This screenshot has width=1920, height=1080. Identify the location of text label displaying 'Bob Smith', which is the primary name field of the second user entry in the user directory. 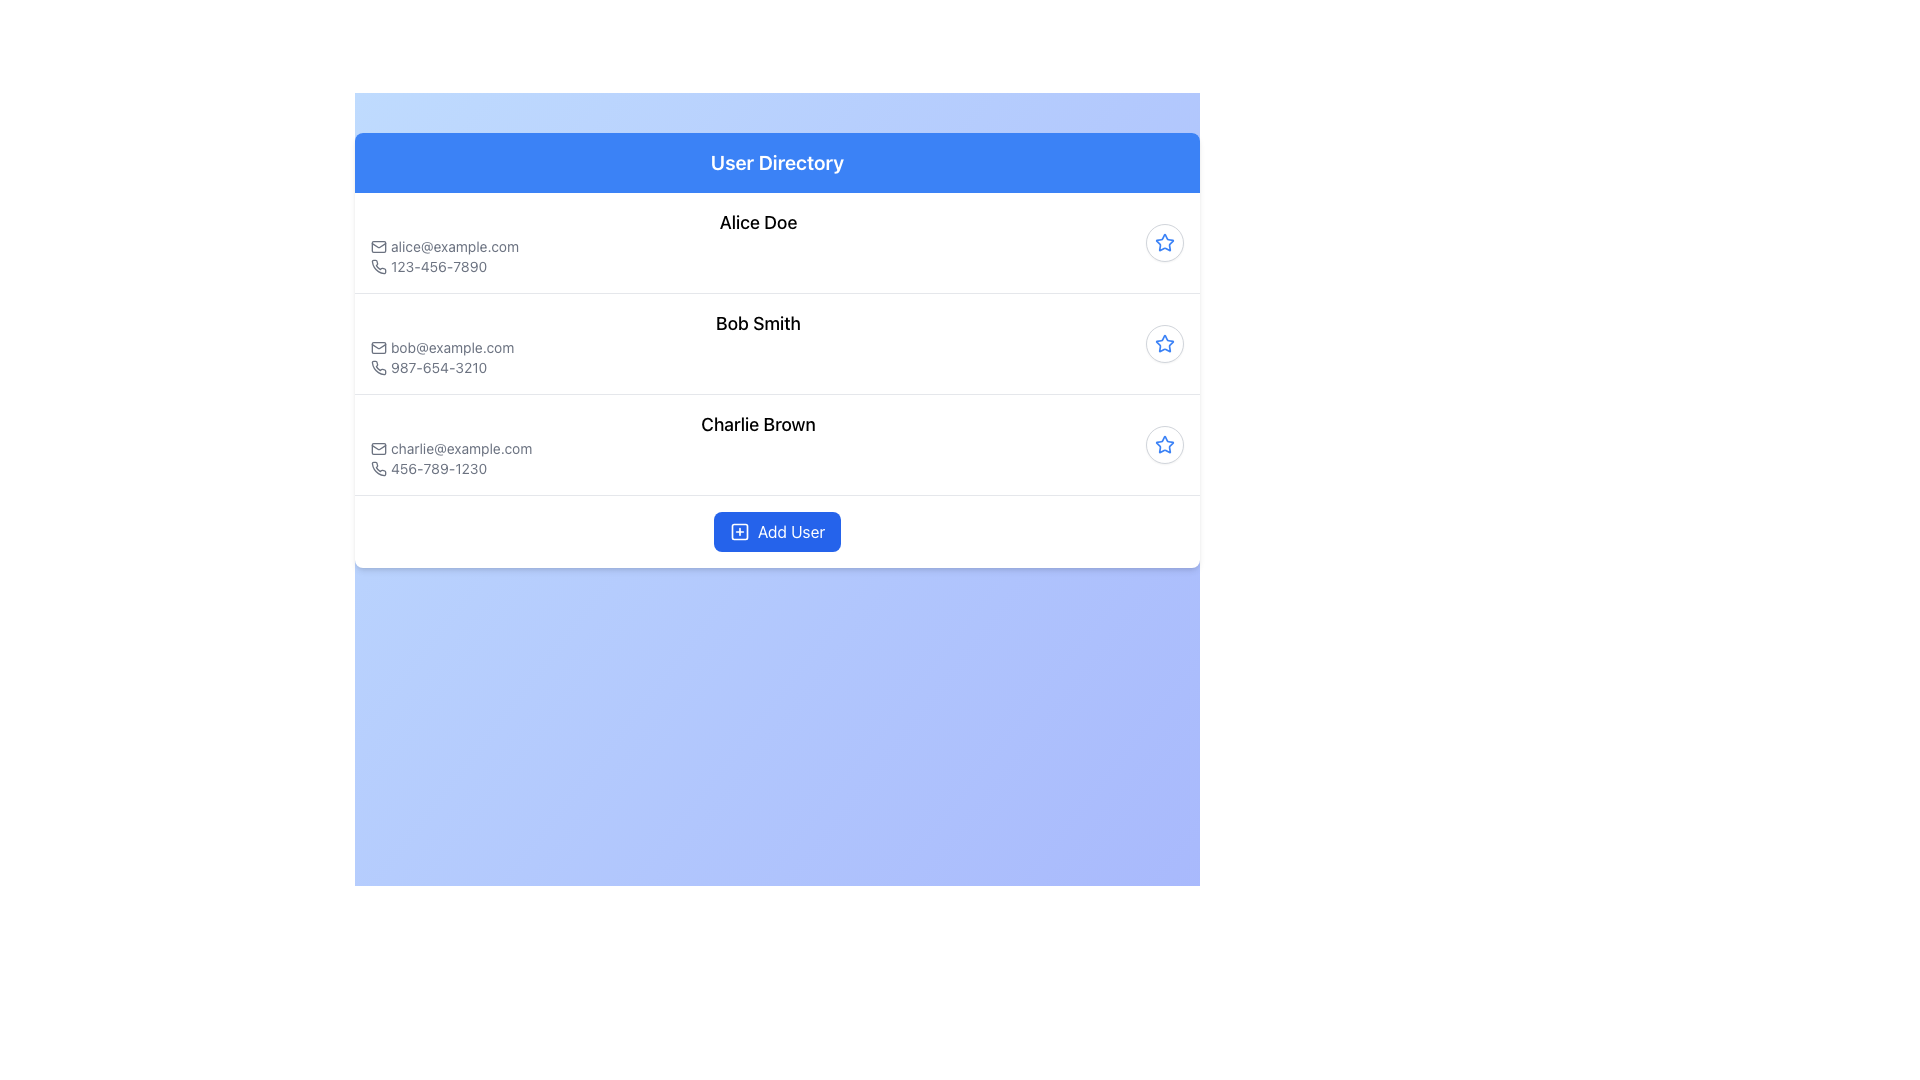
(757, 323).